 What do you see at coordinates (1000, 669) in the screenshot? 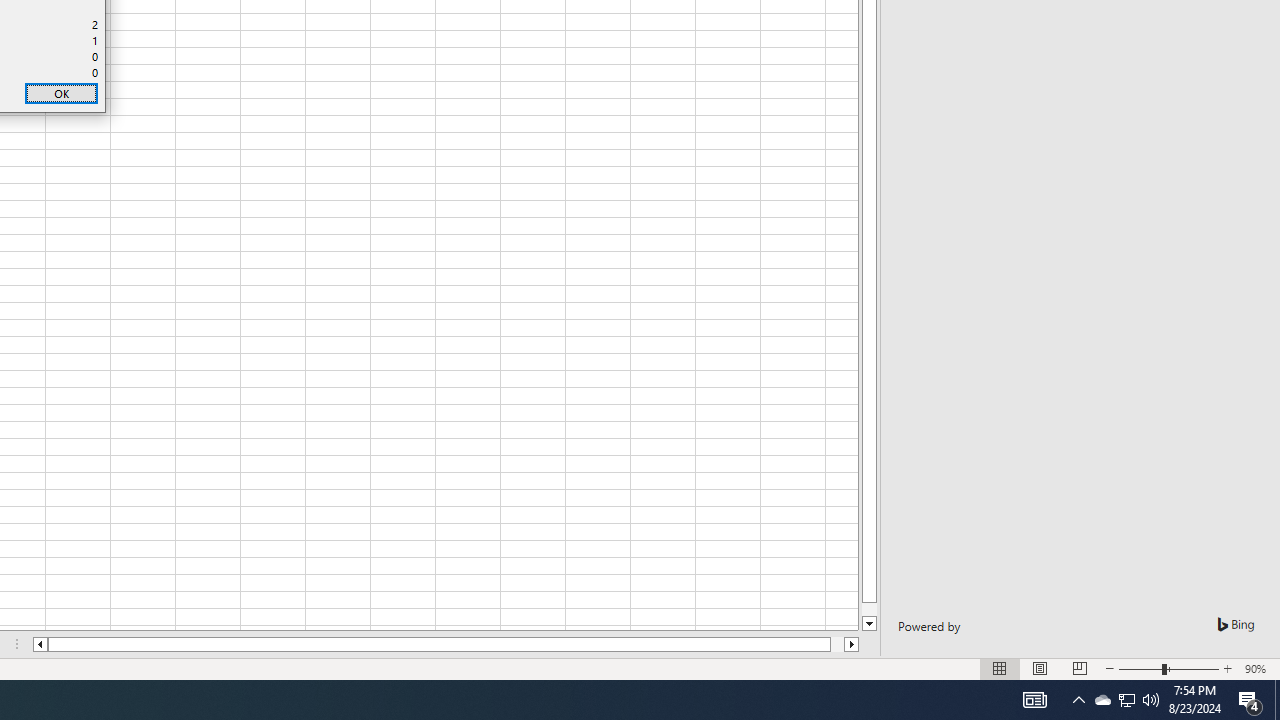
I see `'Normal'` at bounding box center [1000, 669].